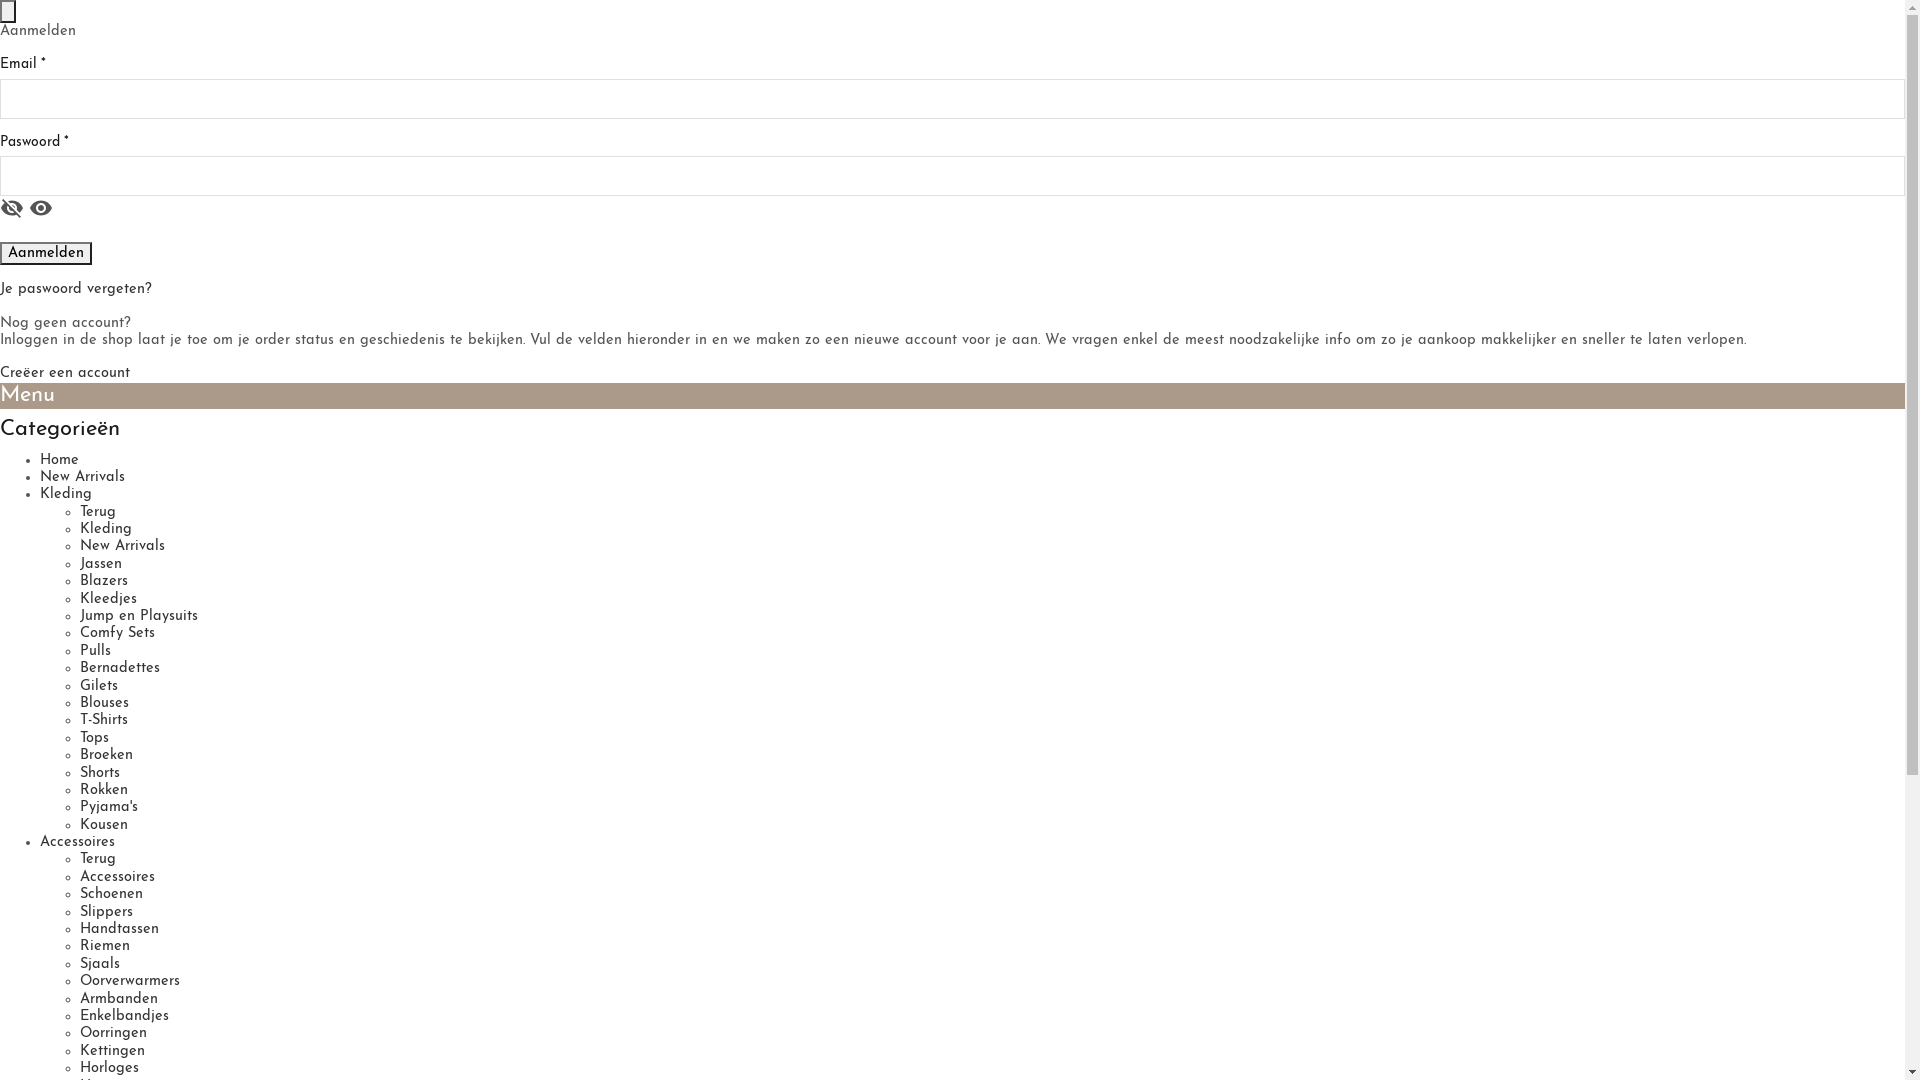  What do you see at coordinates (104, 945) in the screenshot?
I see `'Riemen'` at bounding box center [104, 945].